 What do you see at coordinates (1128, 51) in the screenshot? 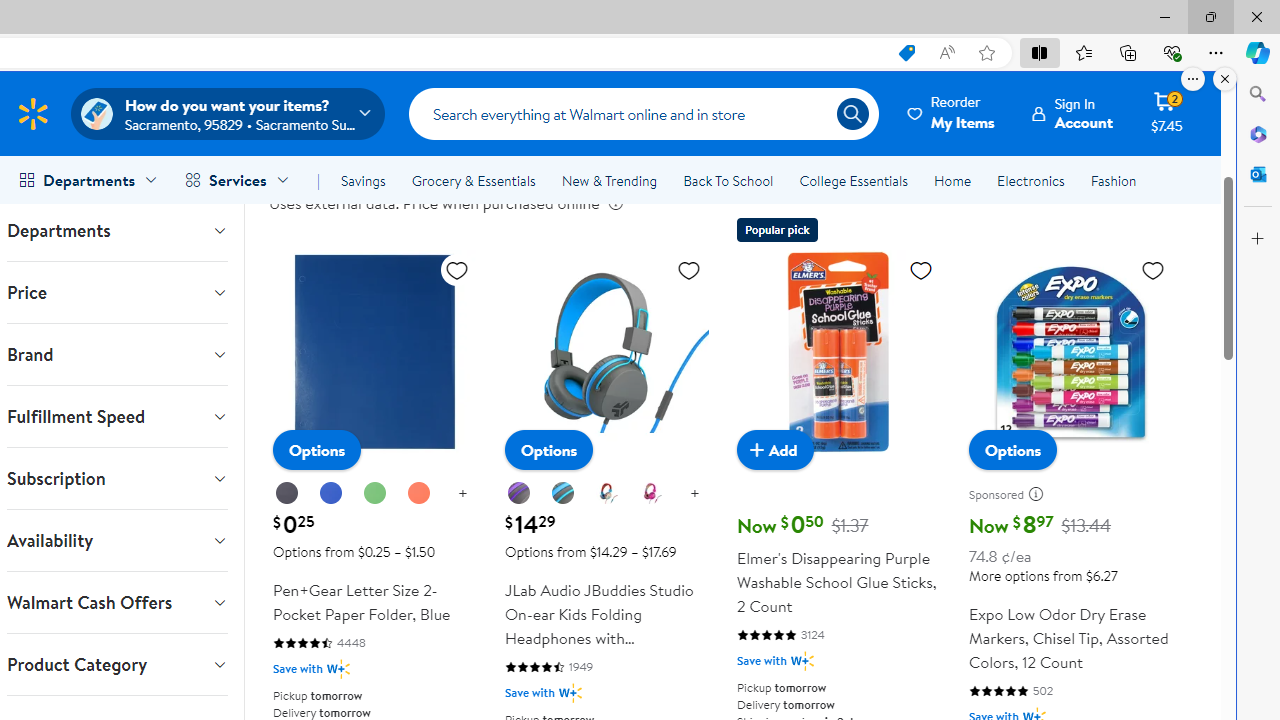
I see `'Collections'` at bounding box center [1128, 51].